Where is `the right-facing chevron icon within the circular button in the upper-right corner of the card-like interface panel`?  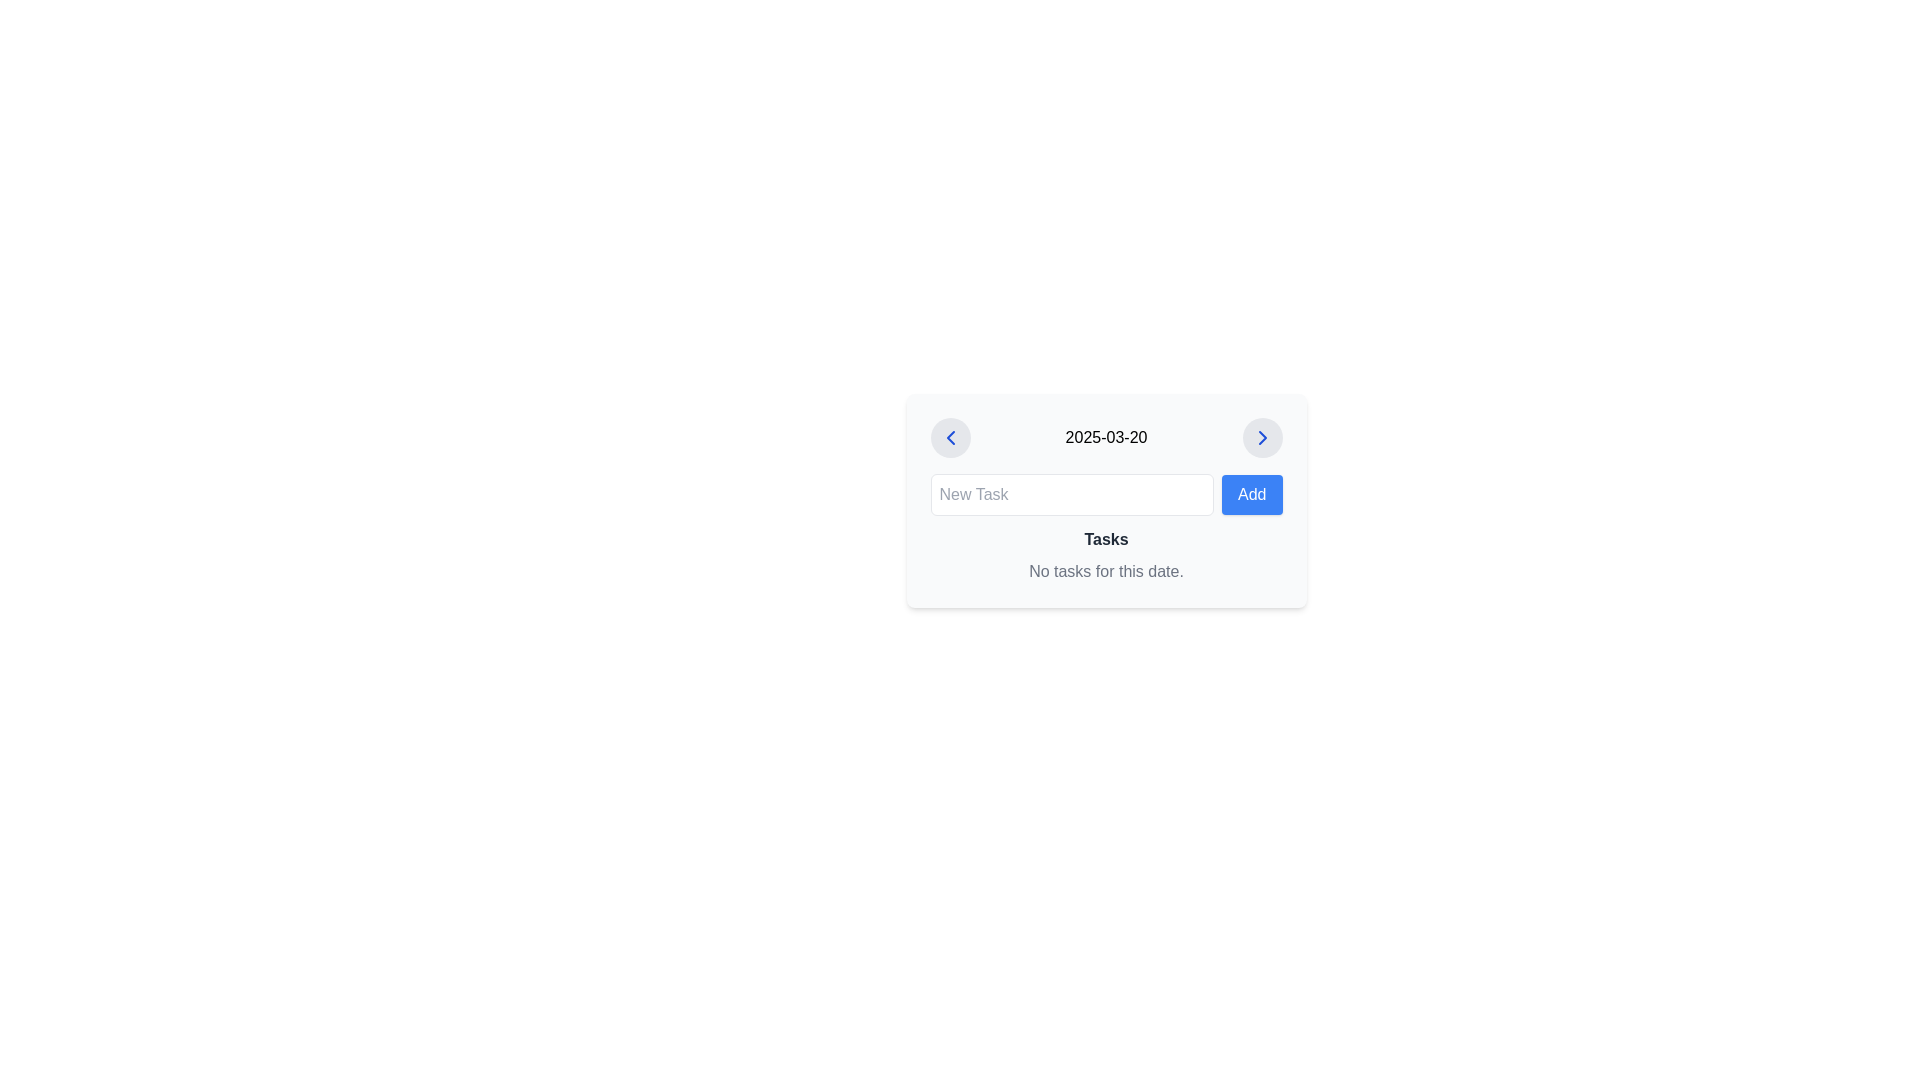 the right-facing chevron icon within the circular button in the upper-right corner of the card-like interface panel is located at coordinates (1261, 437).